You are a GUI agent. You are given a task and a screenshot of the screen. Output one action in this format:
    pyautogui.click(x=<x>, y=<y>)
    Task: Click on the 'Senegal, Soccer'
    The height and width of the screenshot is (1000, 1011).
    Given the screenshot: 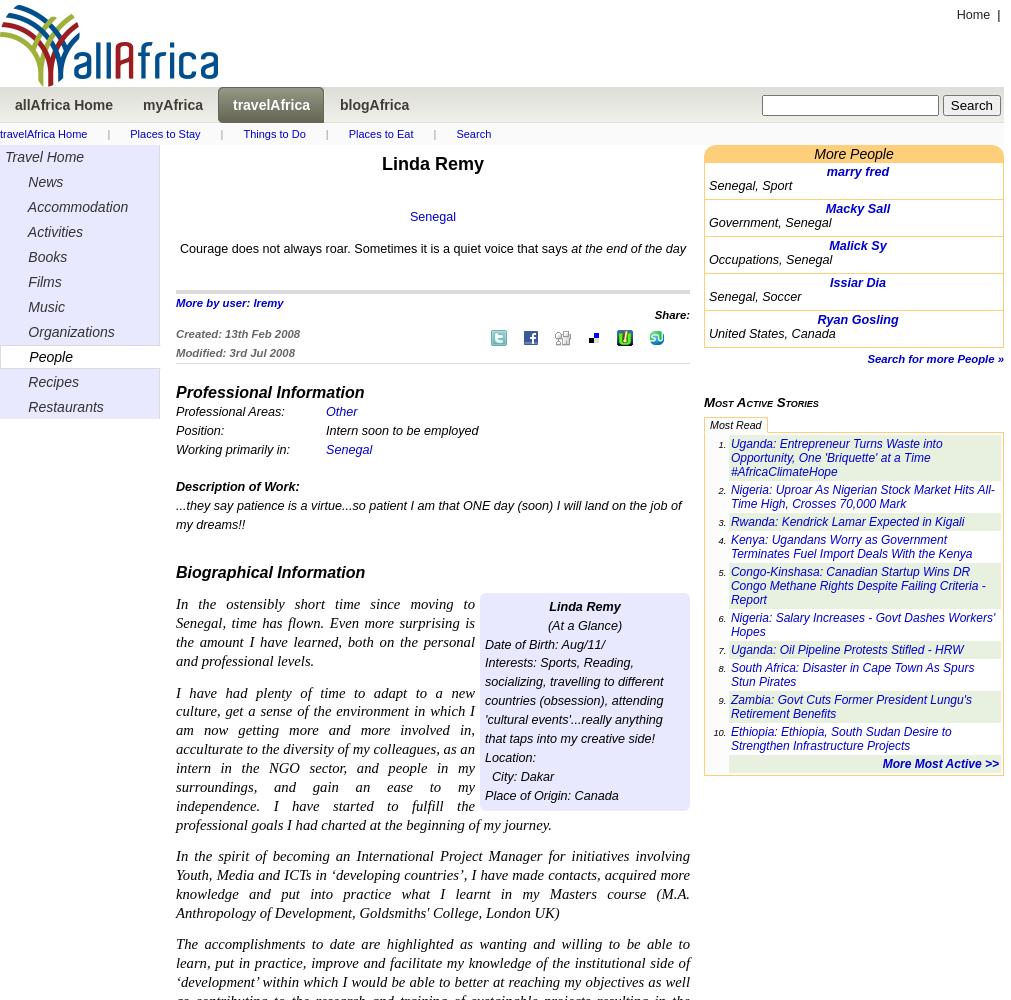 What is the action you would take?
    pyautogui.click(x=708, y=297)
    